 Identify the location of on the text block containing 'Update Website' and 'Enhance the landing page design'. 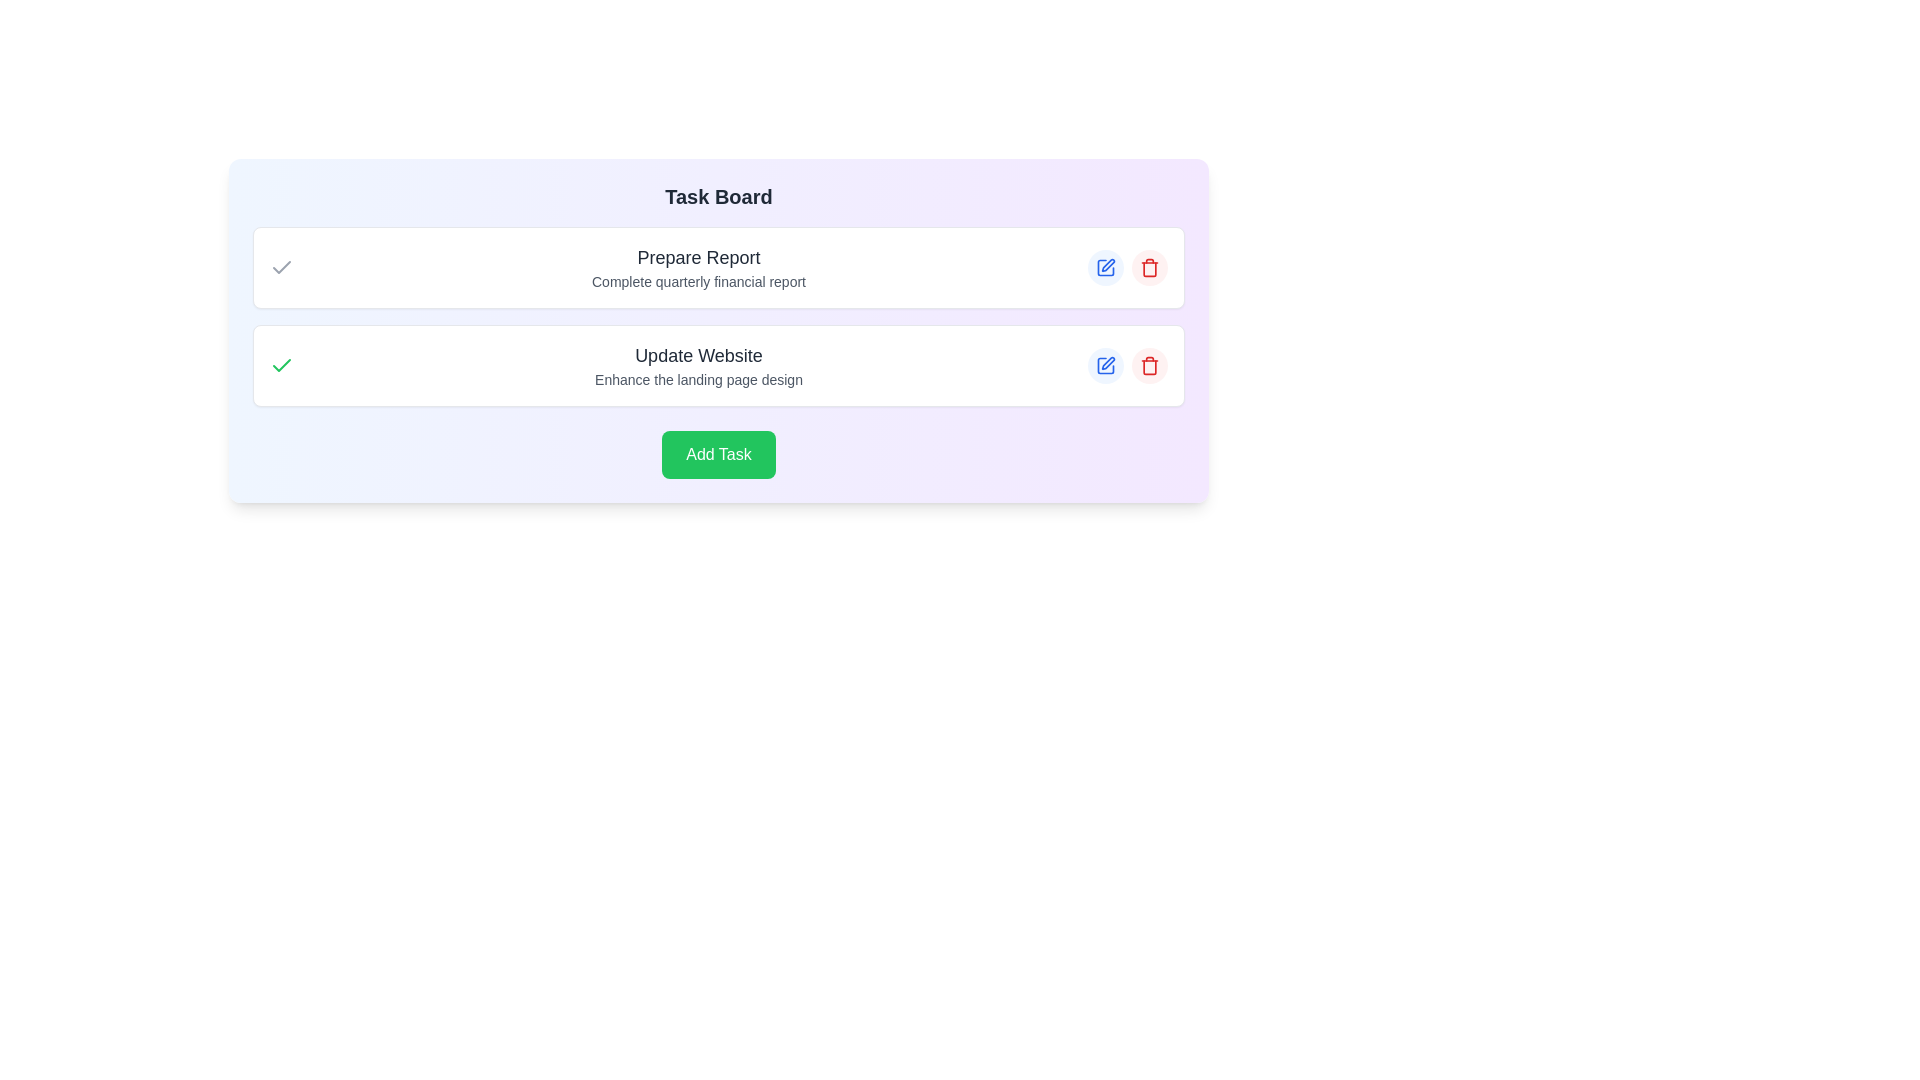
(699, 366).